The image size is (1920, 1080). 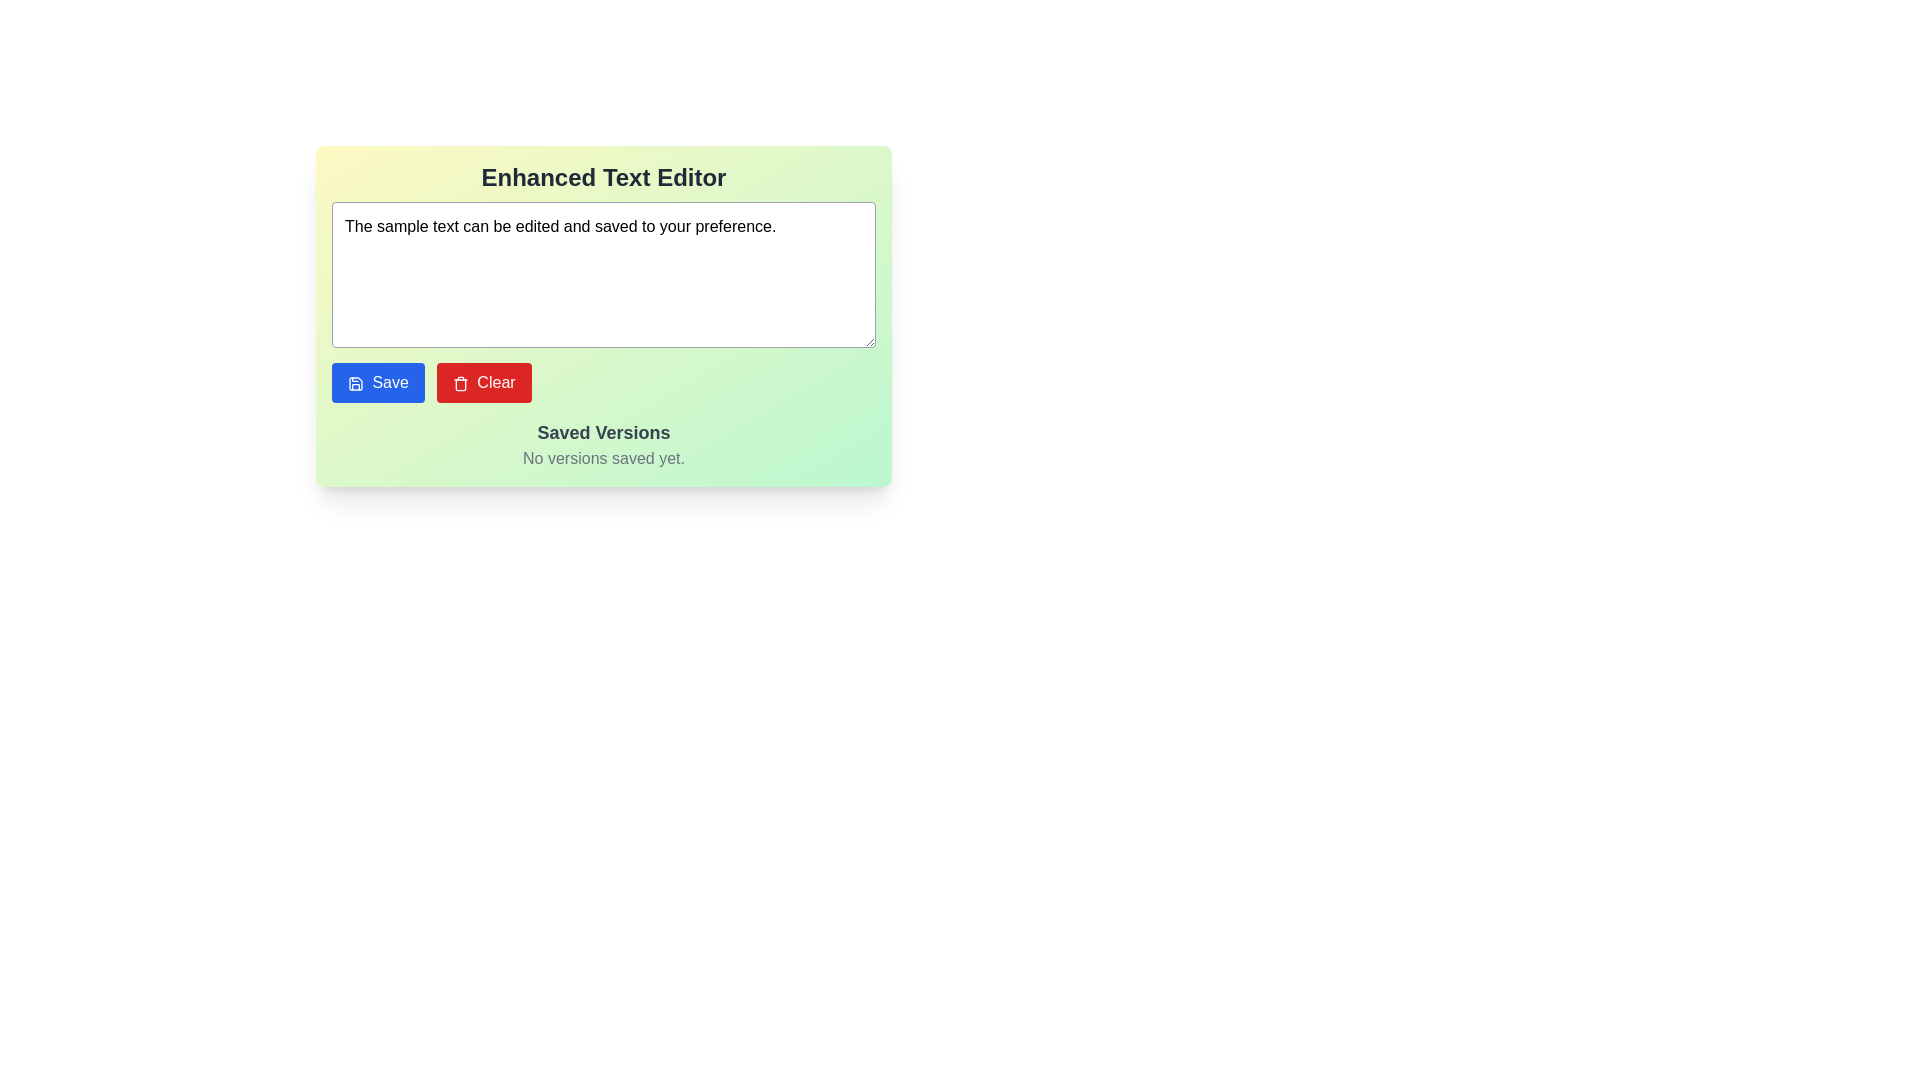 I want to click on the leftmost button labeled 'Save', which has a blue background and a white floppy disk icon to observe its hover effect, so click(x=378, y=382).